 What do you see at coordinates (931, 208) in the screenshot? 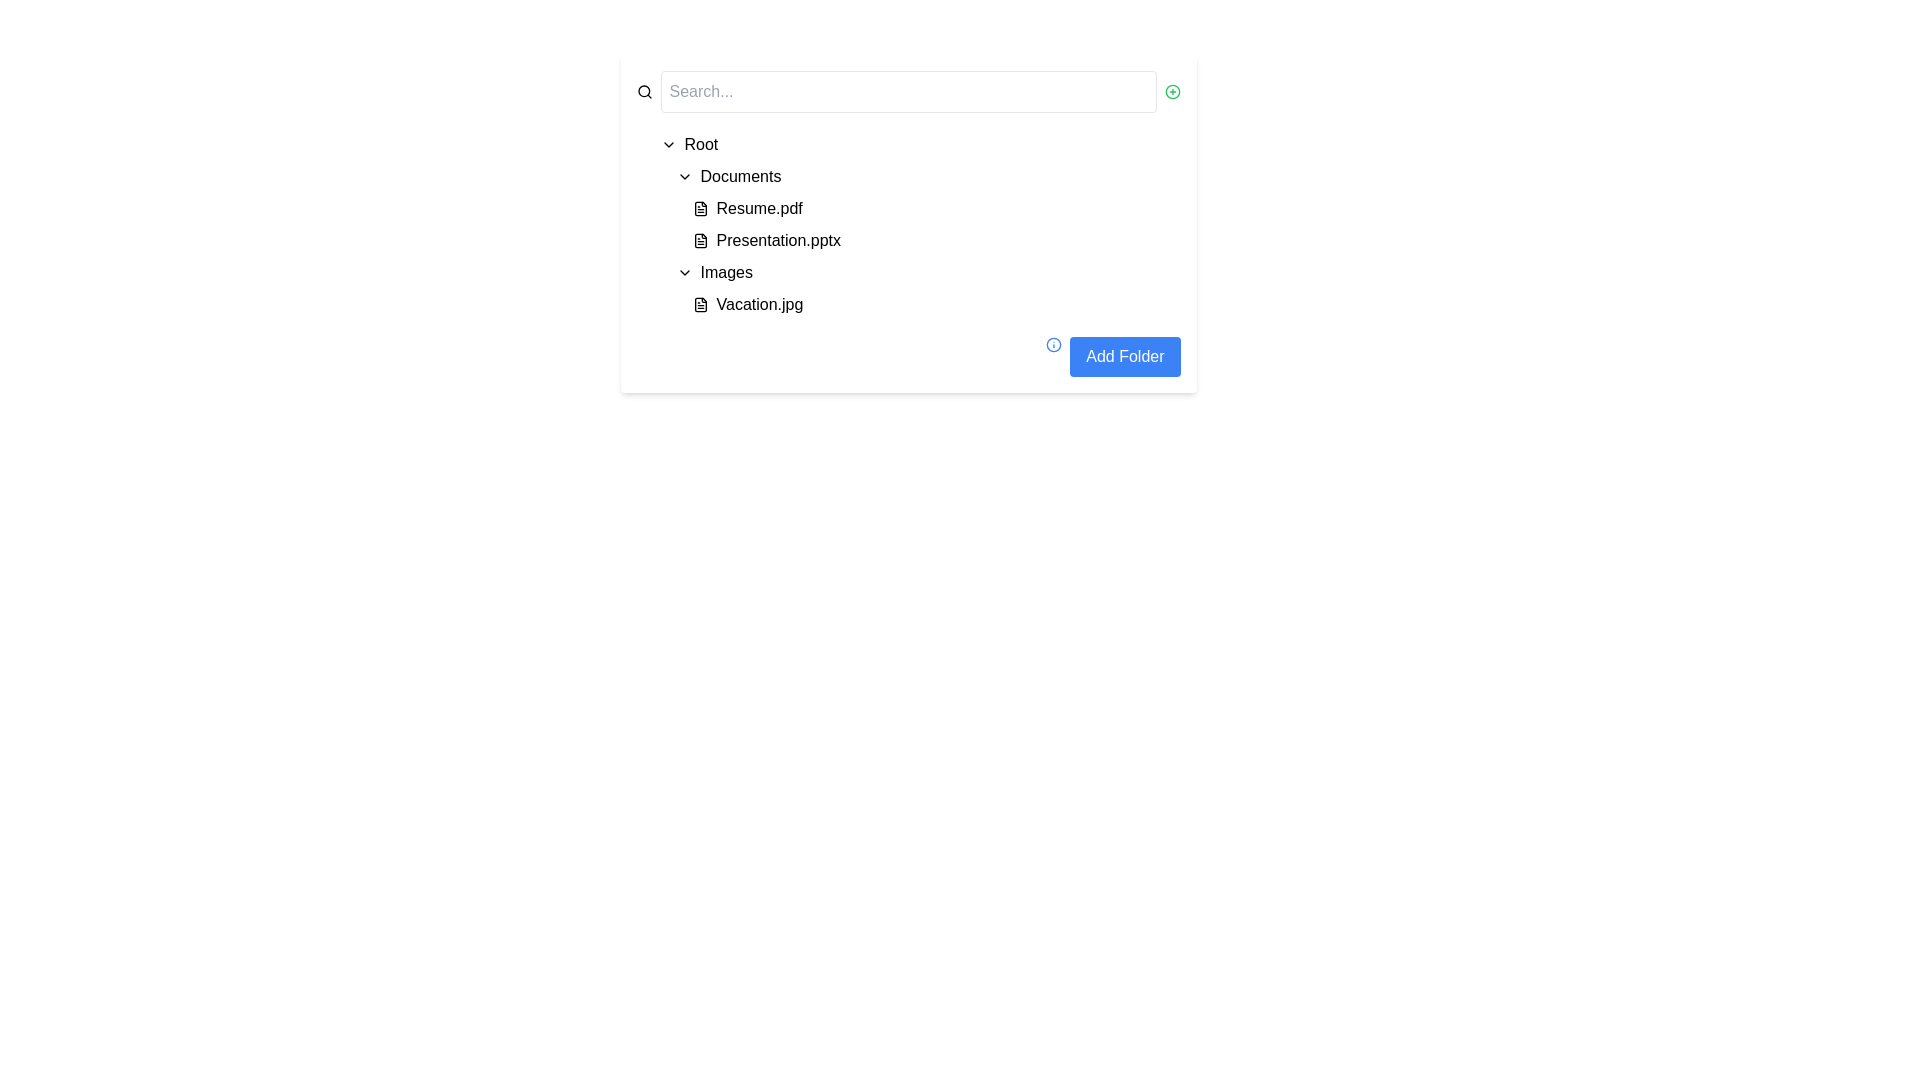
I see `the file entry item labeled 'Resume.pdf'` at bounding box center [931, 208].